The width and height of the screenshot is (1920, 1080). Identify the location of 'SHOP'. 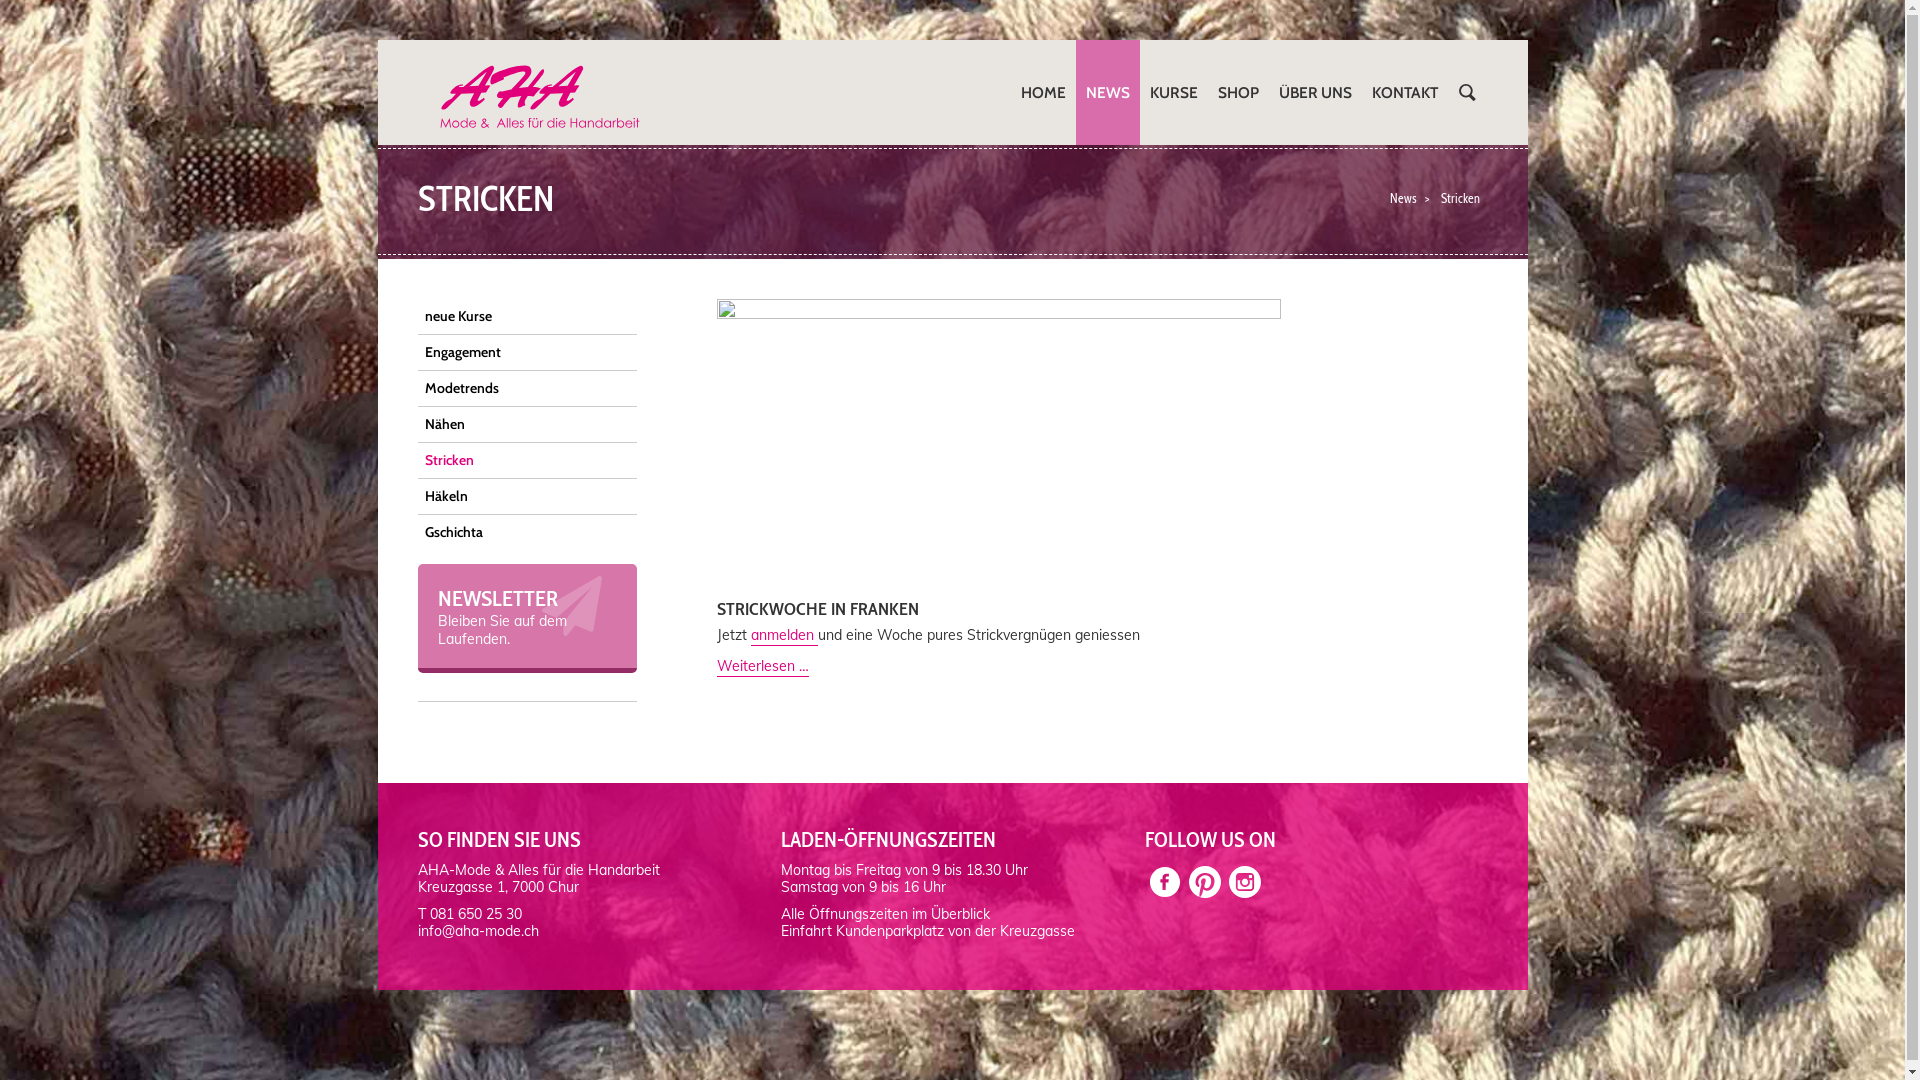
(1237, 92).